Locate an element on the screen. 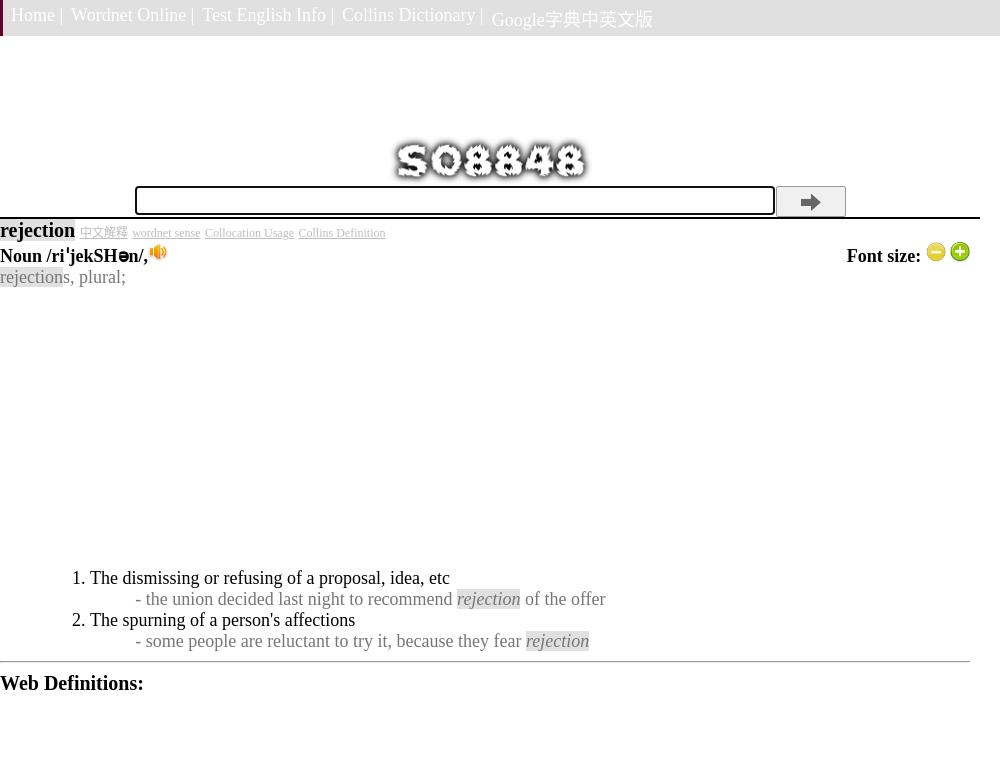 The image size is (1000, 780). 'Web Definitions:' is located at coordinates (70, 682).